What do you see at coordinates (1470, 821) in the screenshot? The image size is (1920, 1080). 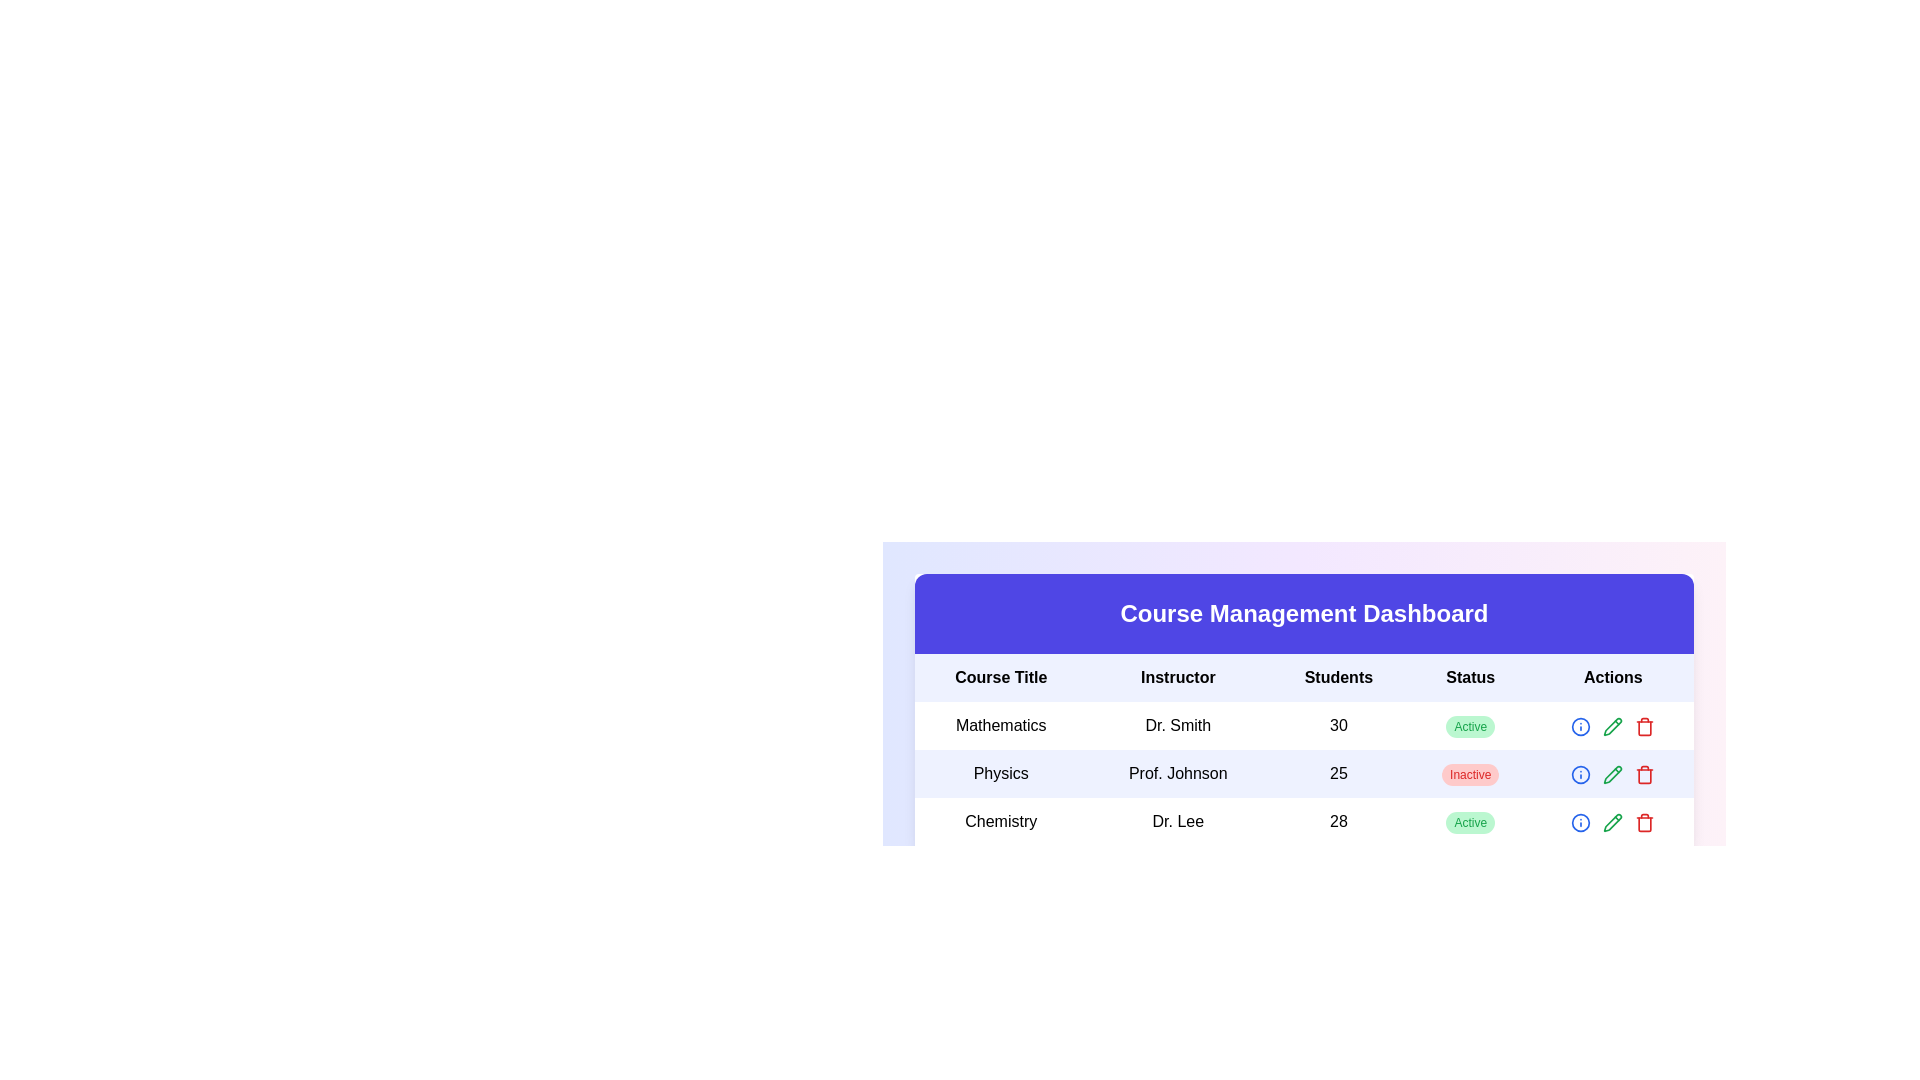 I see `the green-colored pill-shaped label displaying 'Active' in the 'Status' column of the 'Course Management Dashboard' for the 'Chemistry' course` at bounding box center [1470, 821].